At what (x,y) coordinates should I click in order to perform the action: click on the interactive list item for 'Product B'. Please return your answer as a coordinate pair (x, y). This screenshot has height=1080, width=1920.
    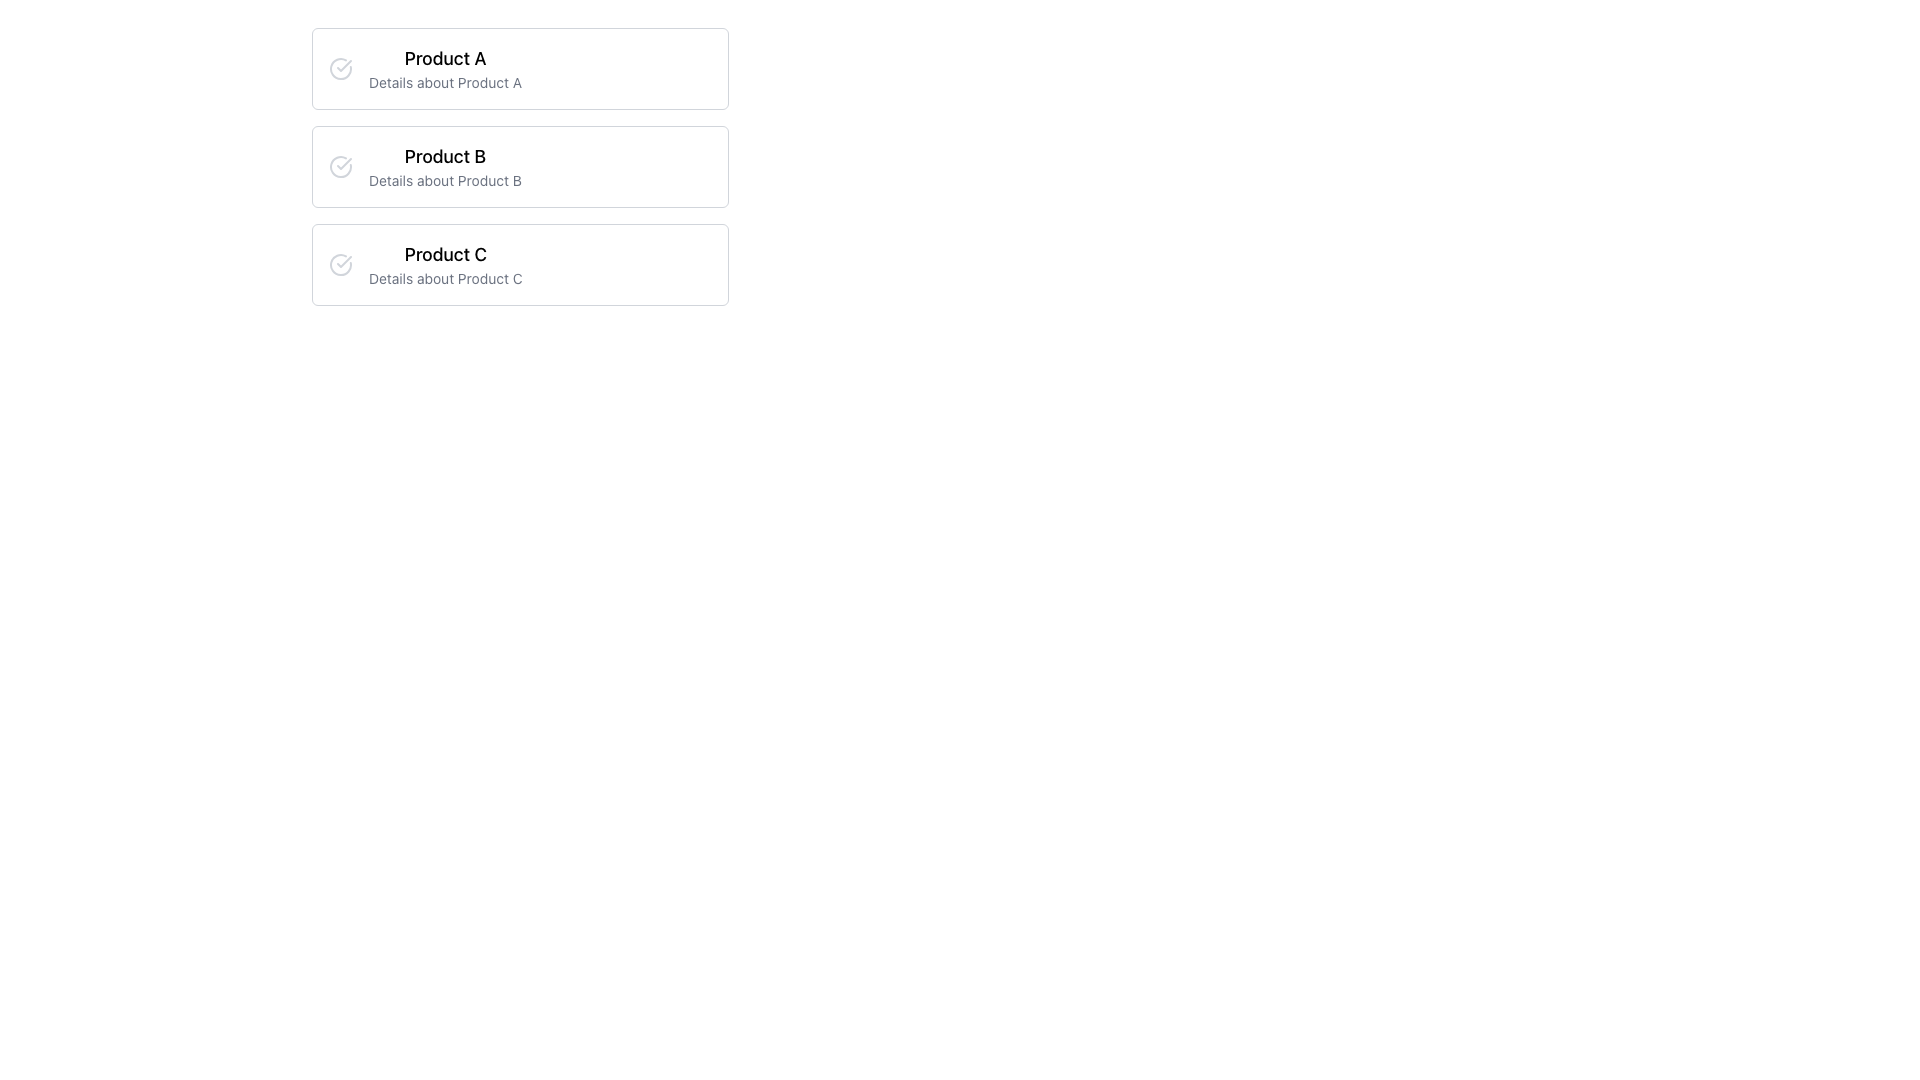
    Looking at the image, I should click on (520, 165).